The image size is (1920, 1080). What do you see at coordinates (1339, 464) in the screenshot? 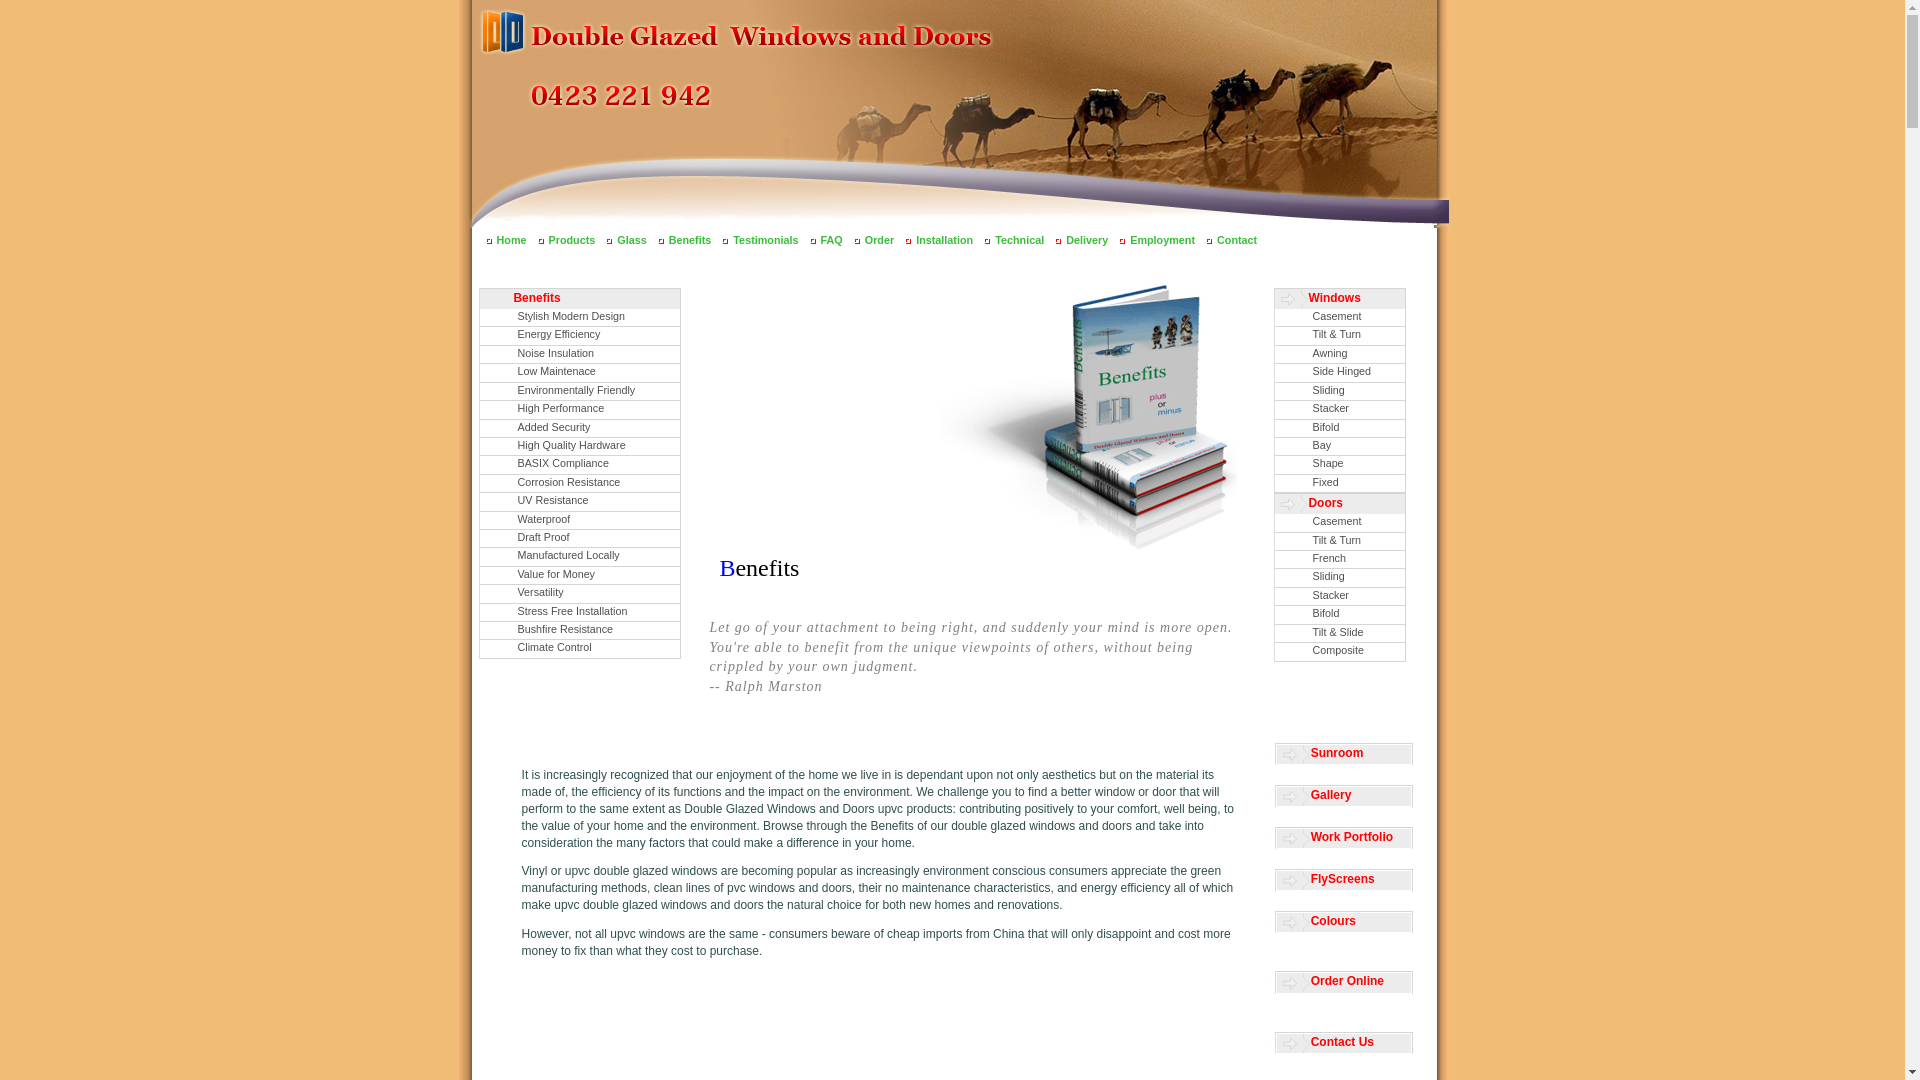
I see `'Shape'` at bounding box center [1339, 464].